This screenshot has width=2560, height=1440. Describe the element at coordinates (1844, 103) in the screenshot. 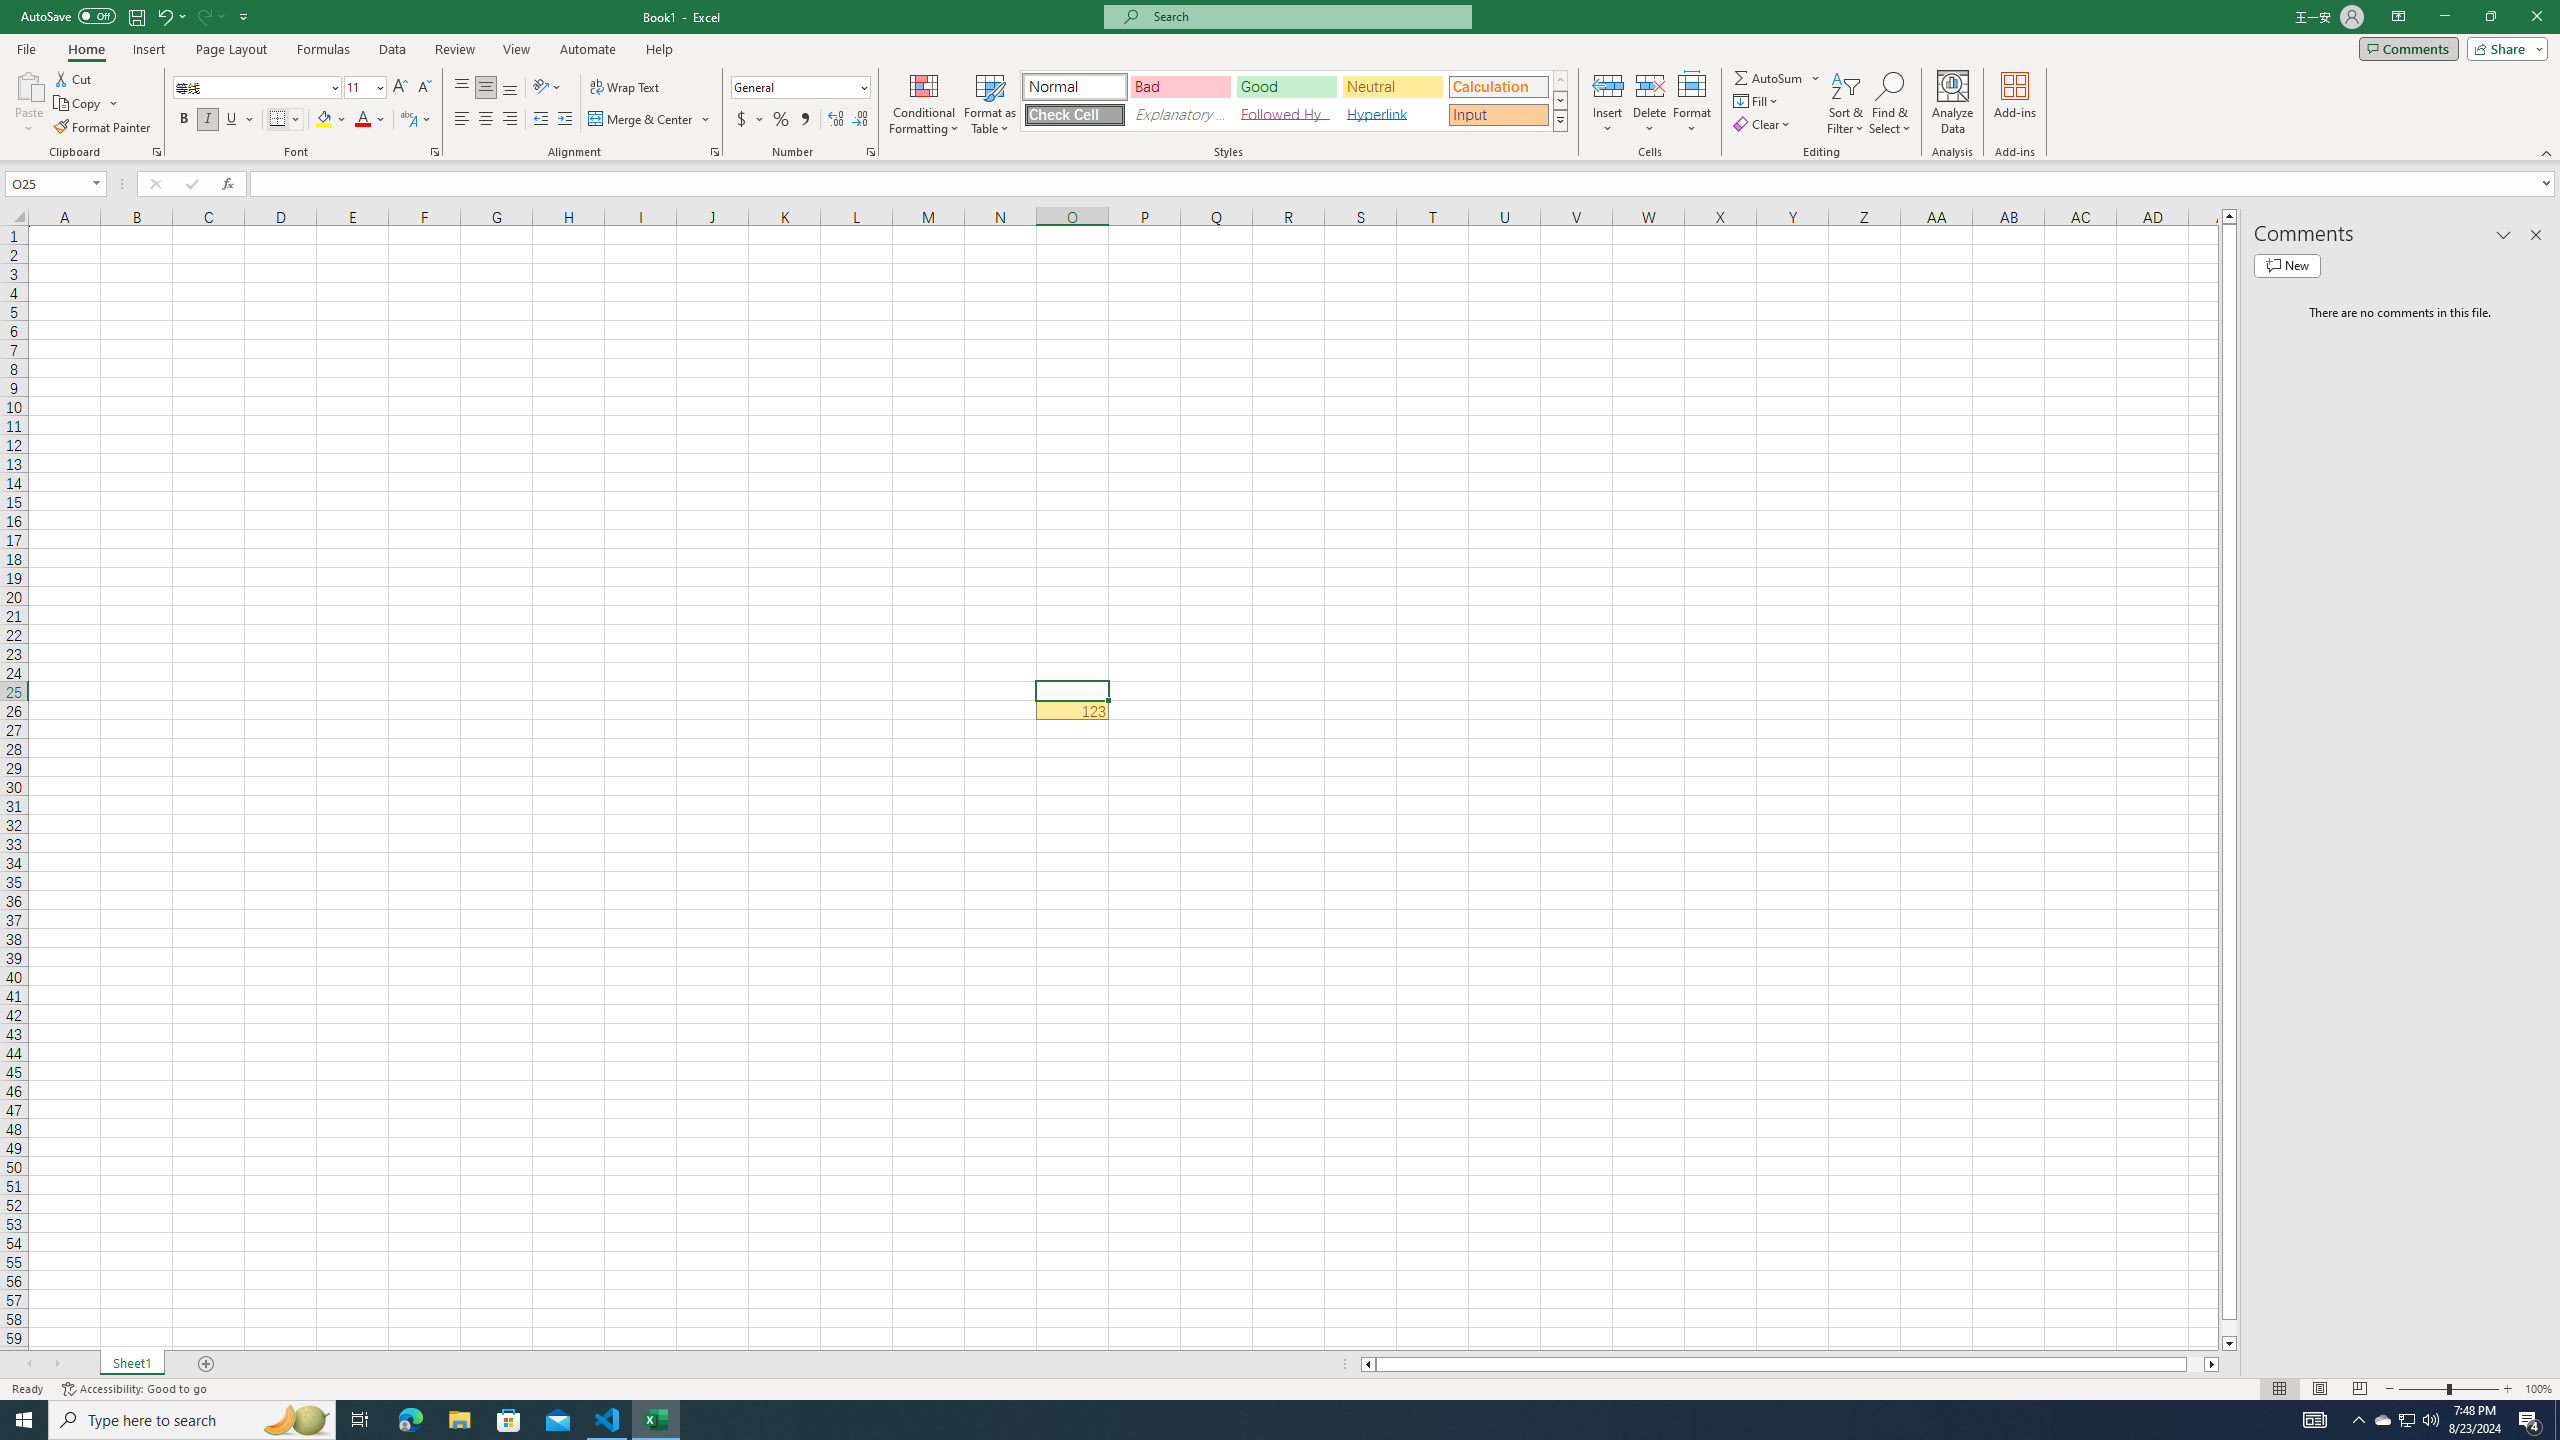

I see `'Sort & Filter'` at that location.